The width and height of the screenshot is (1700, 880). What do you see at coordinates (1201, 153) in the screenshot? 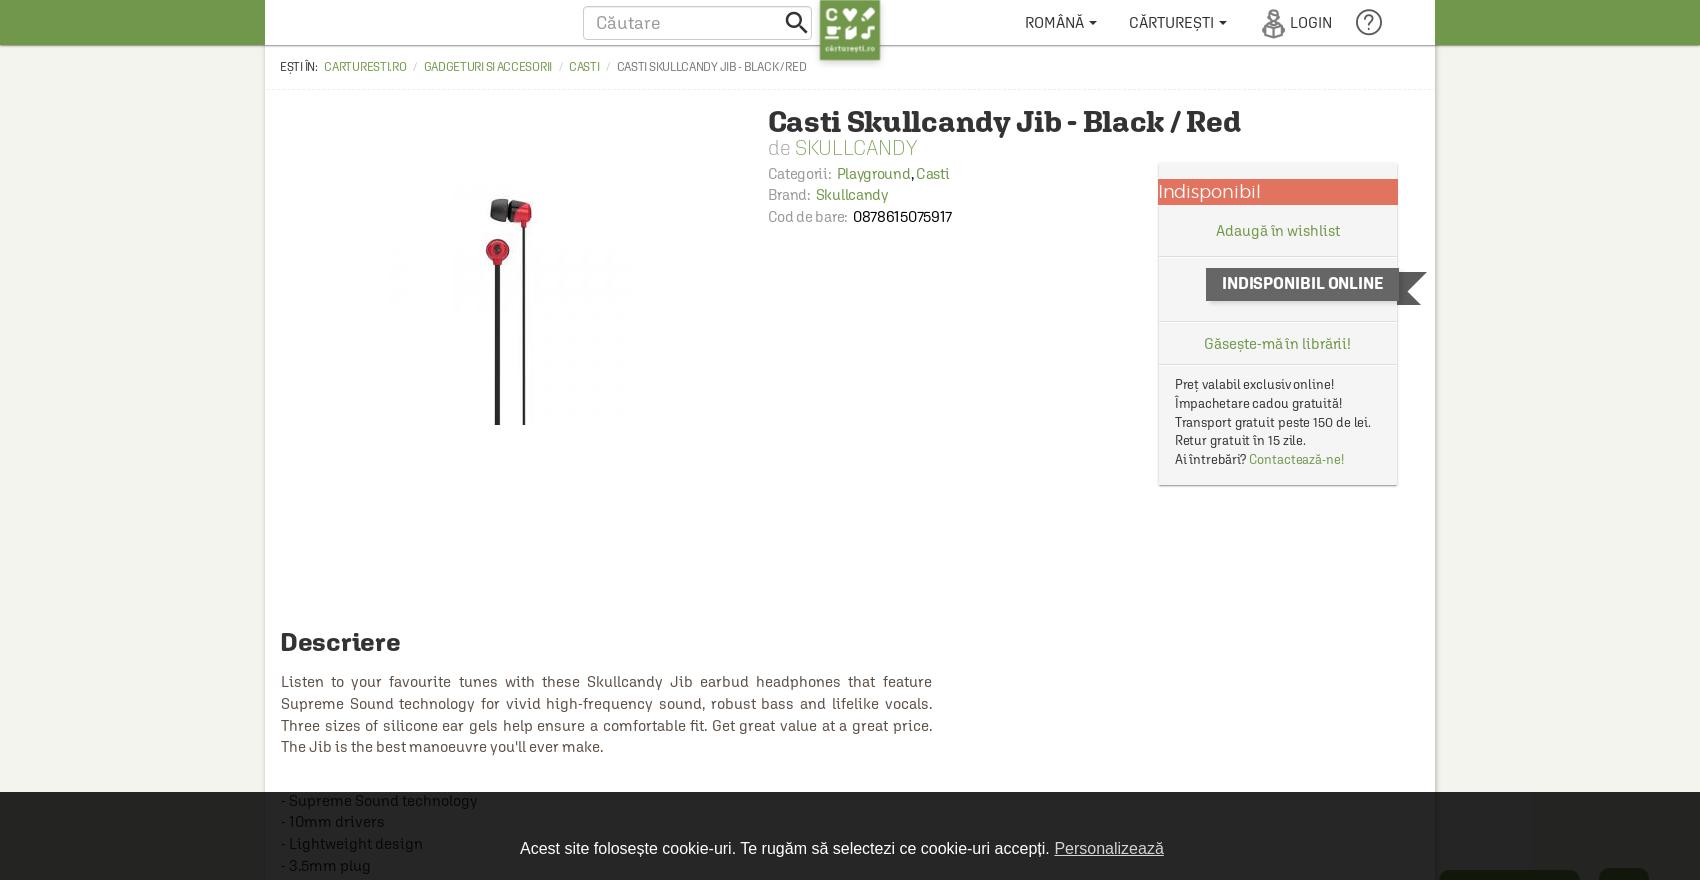
I see `'Nu aveți produse în coș.'` at bounding box center [1201, 153].